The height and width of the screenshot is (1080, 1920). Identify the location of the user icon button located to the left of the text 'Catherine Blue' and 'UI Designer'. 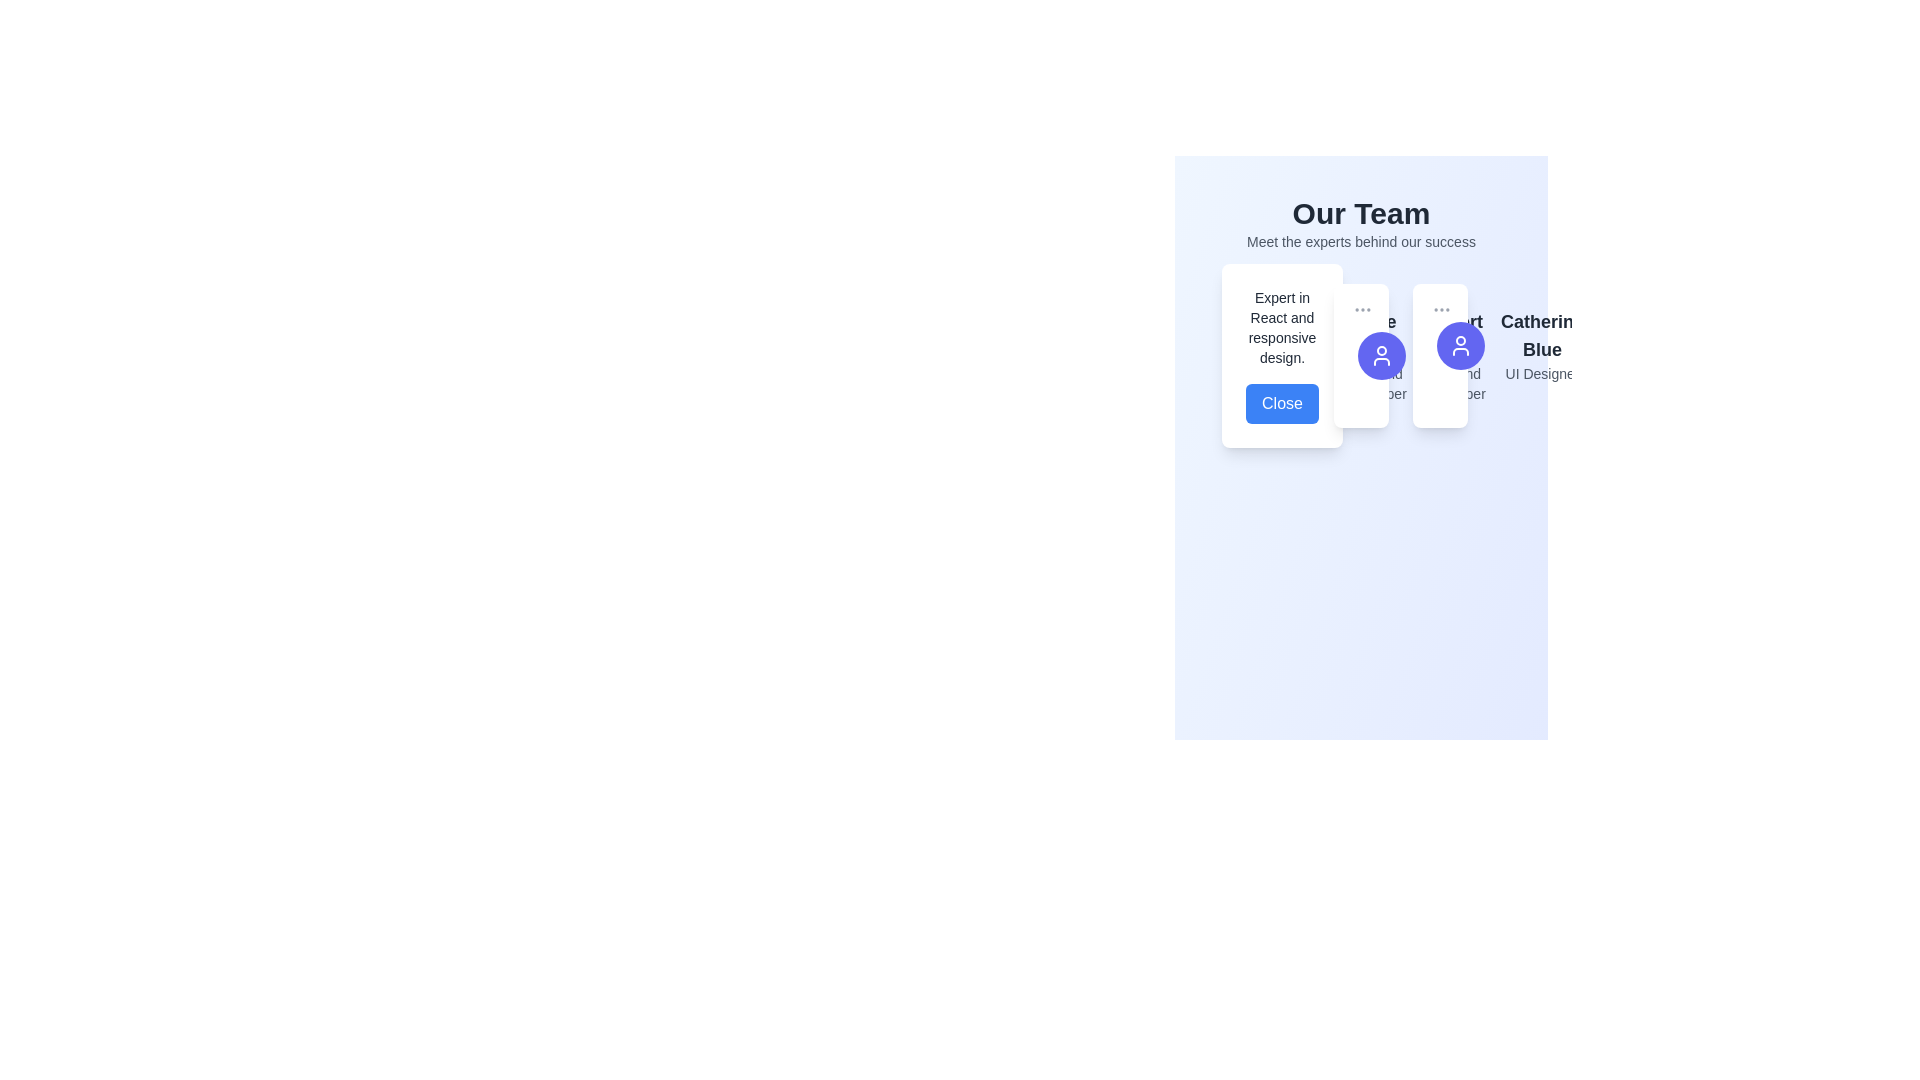
(1460, 345).